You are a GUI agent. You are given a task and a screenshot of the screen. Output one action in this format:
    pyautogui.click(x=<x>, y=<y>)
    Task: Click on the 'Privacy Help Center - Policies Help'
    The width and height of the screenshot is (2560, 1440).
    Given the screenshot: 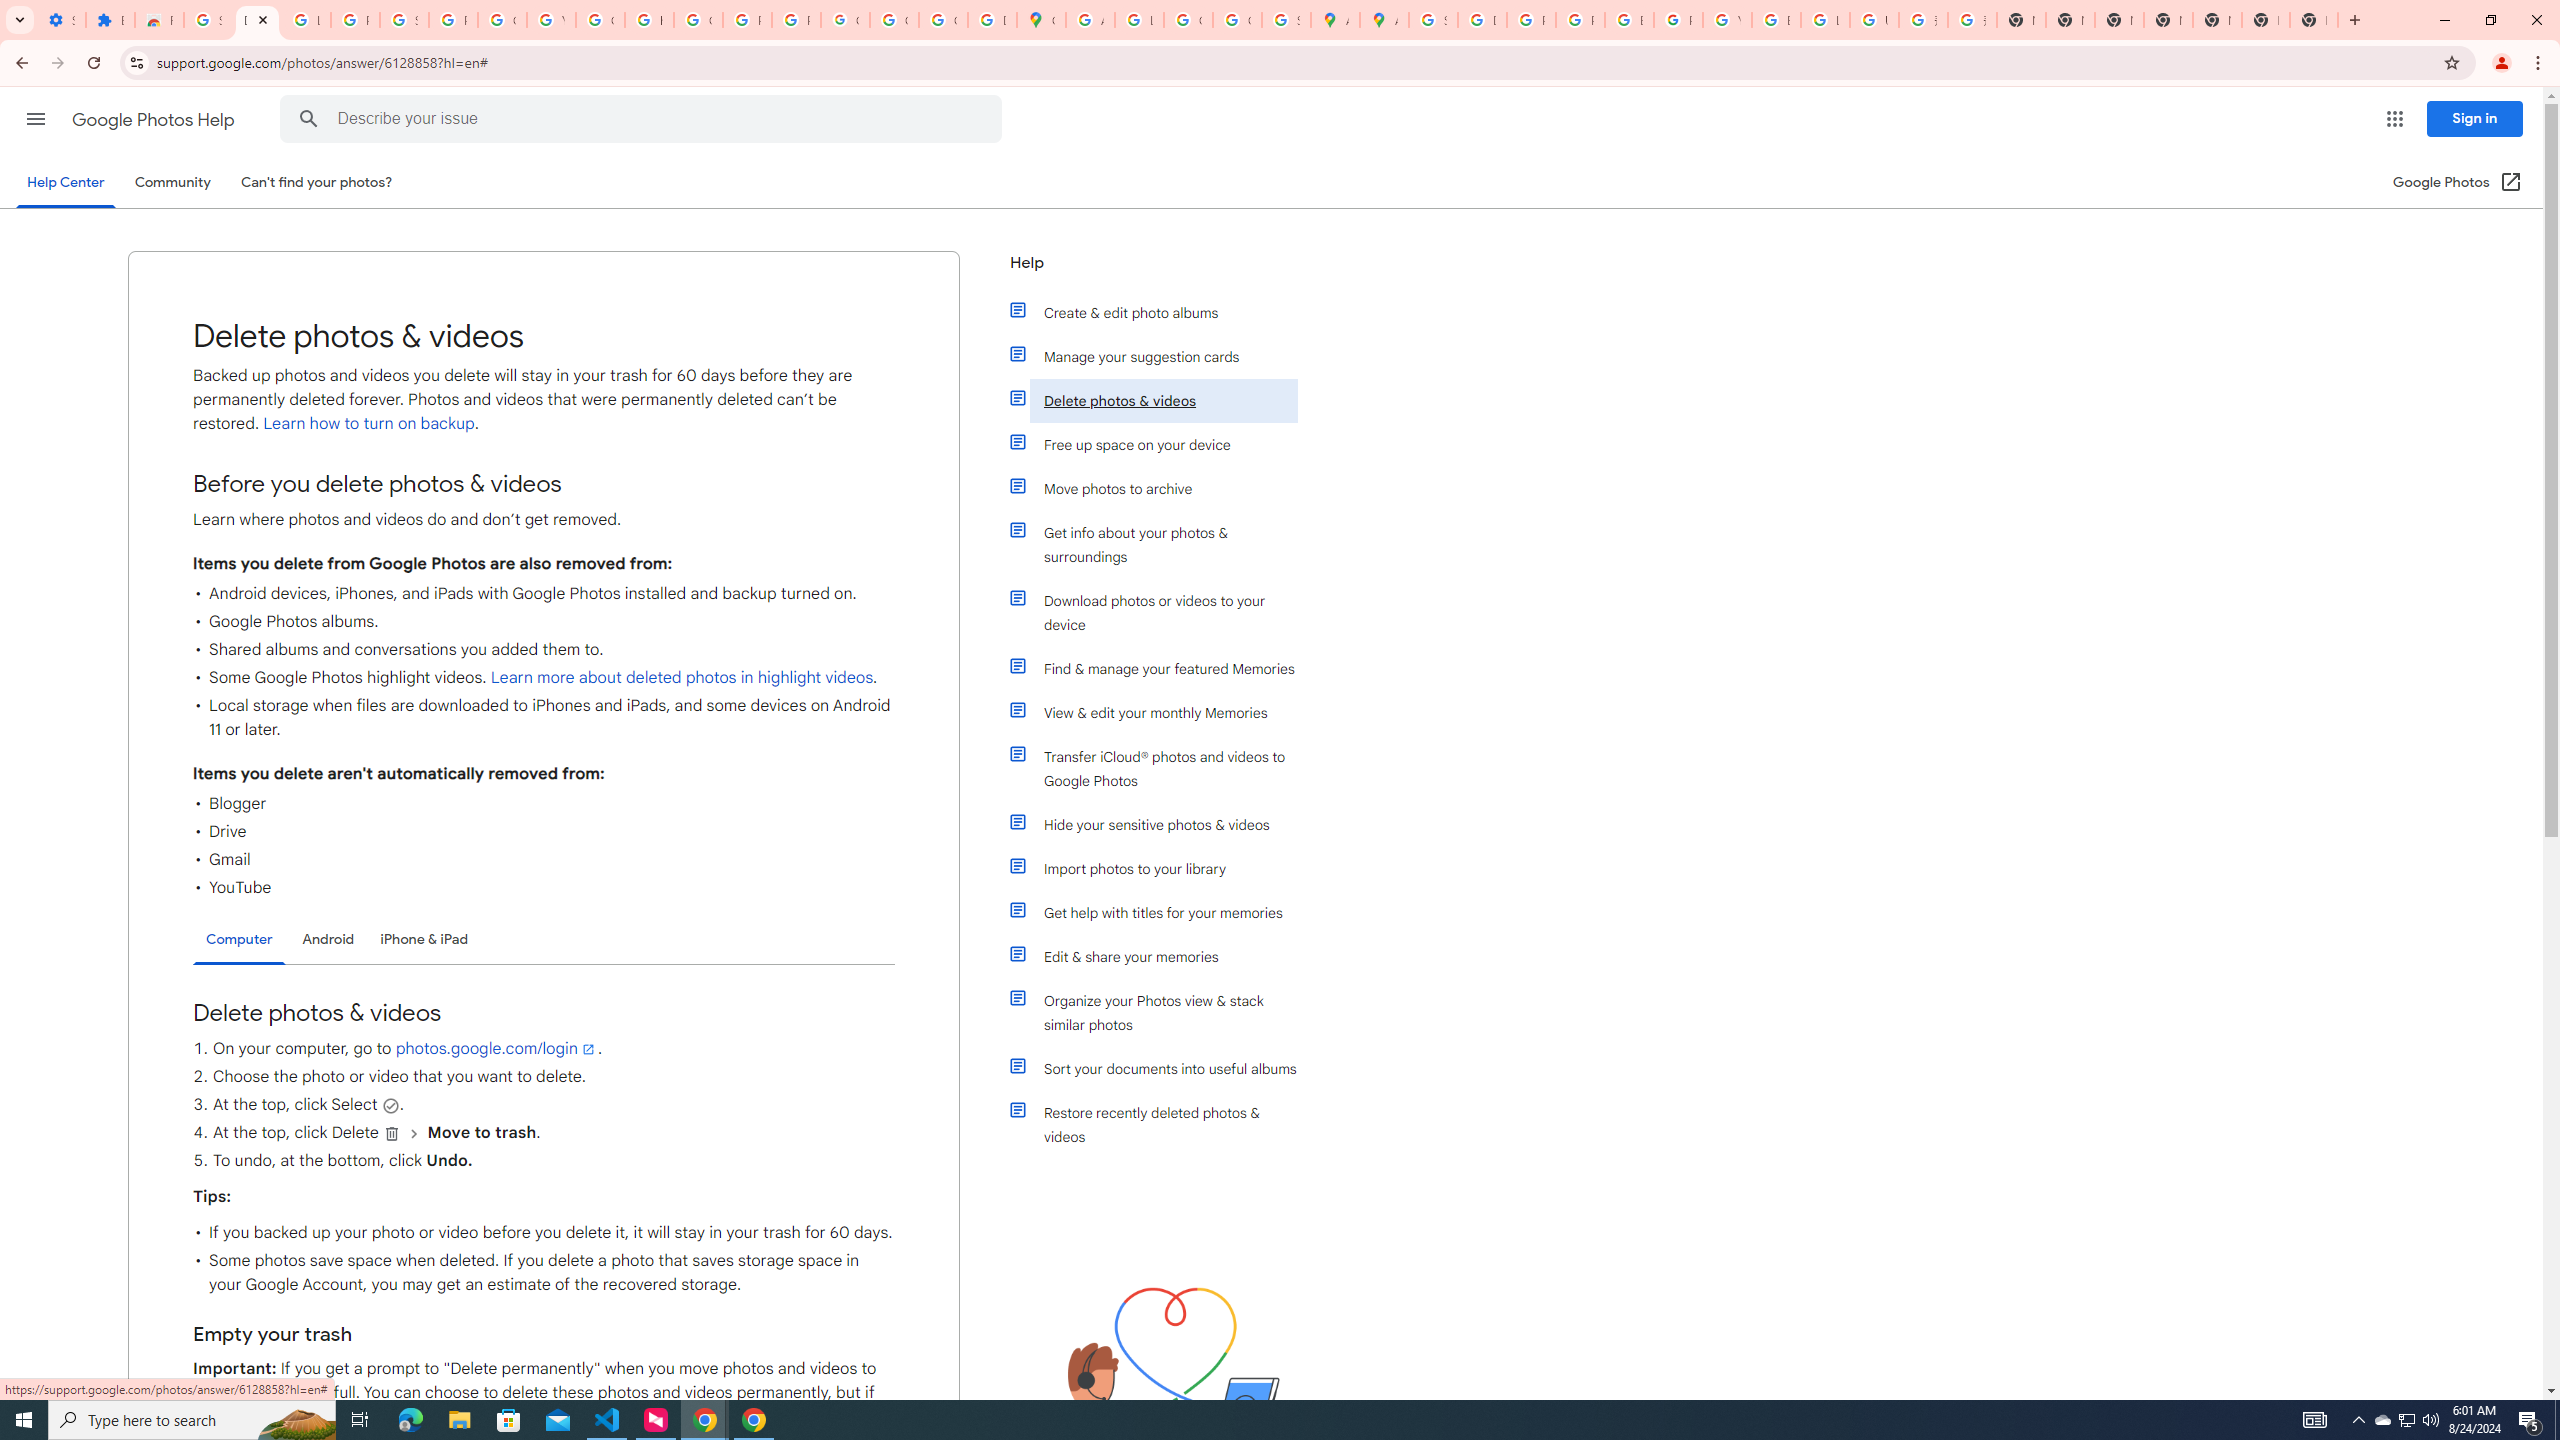 What is the action you would take?
    pyautogui.click(x=1578, y=19)
    